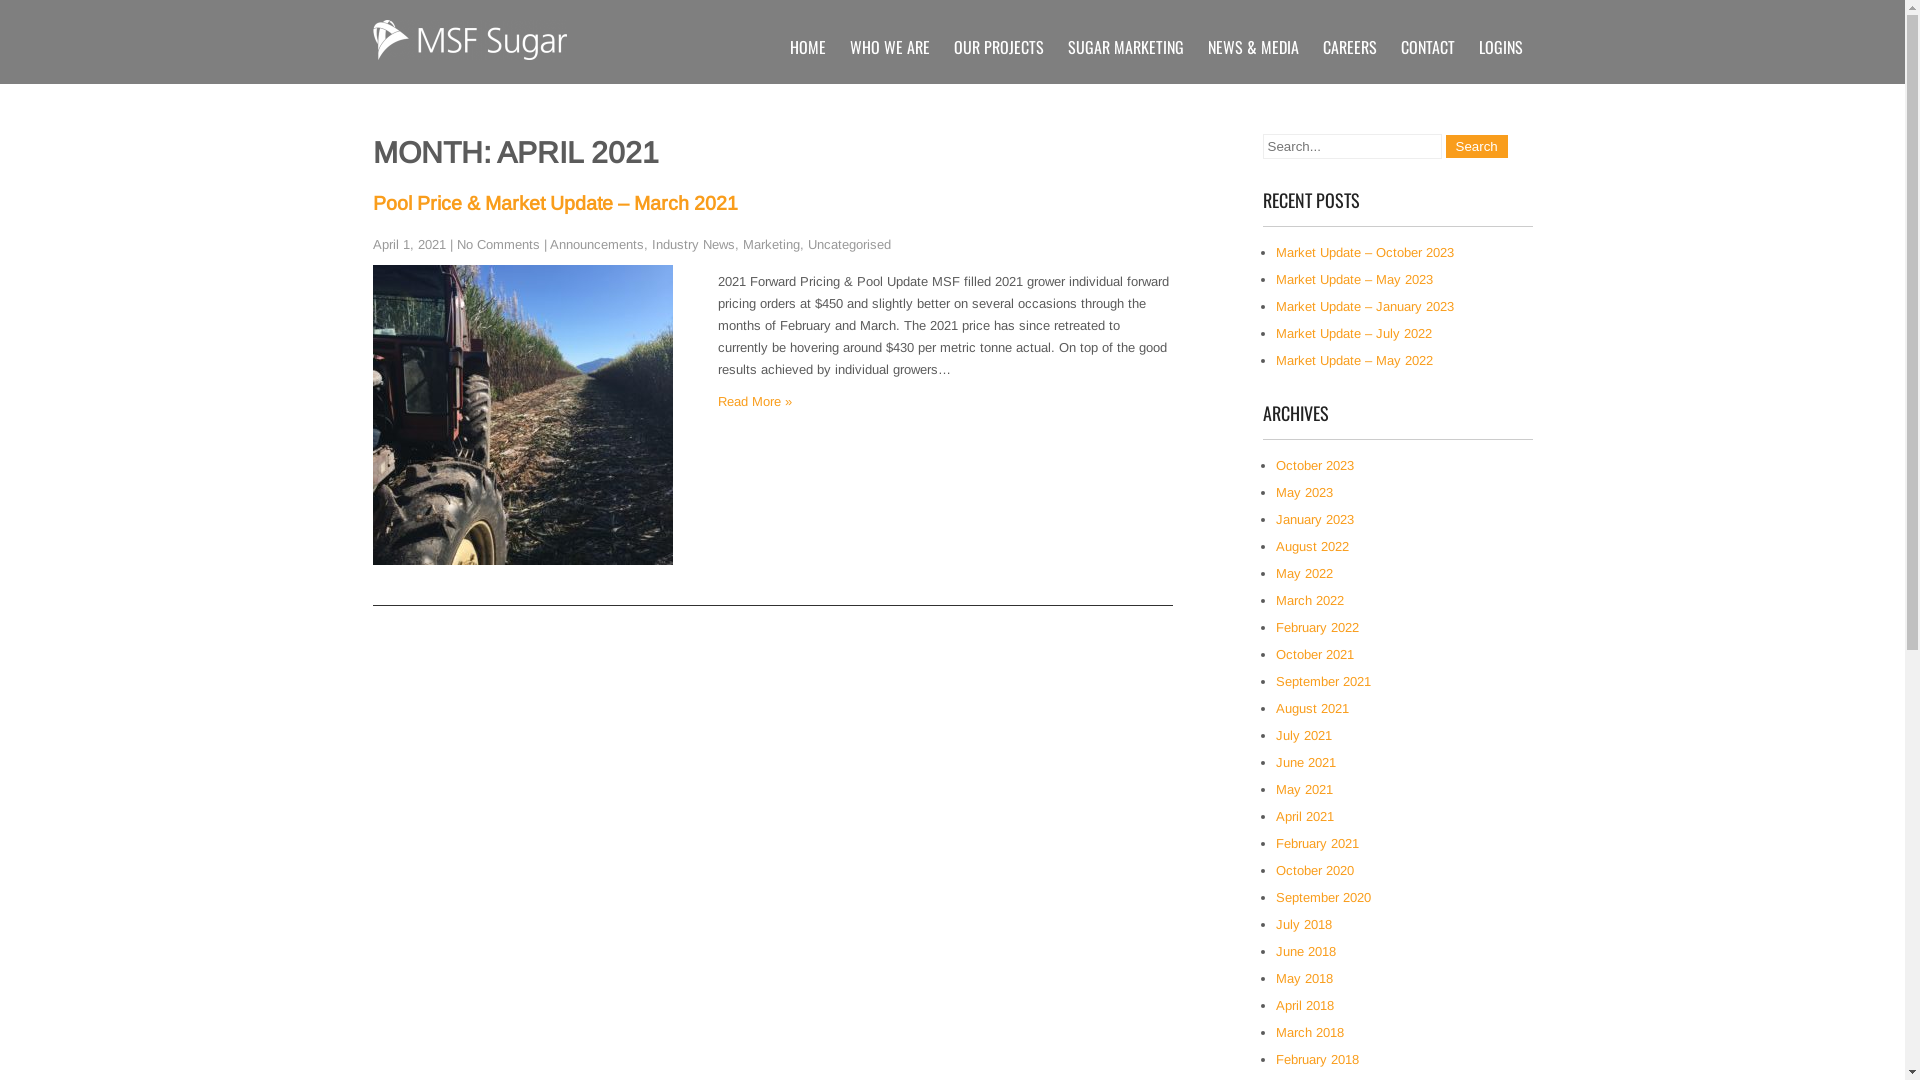  I want to click on 'WHO WE ARE', so click(888, 45).